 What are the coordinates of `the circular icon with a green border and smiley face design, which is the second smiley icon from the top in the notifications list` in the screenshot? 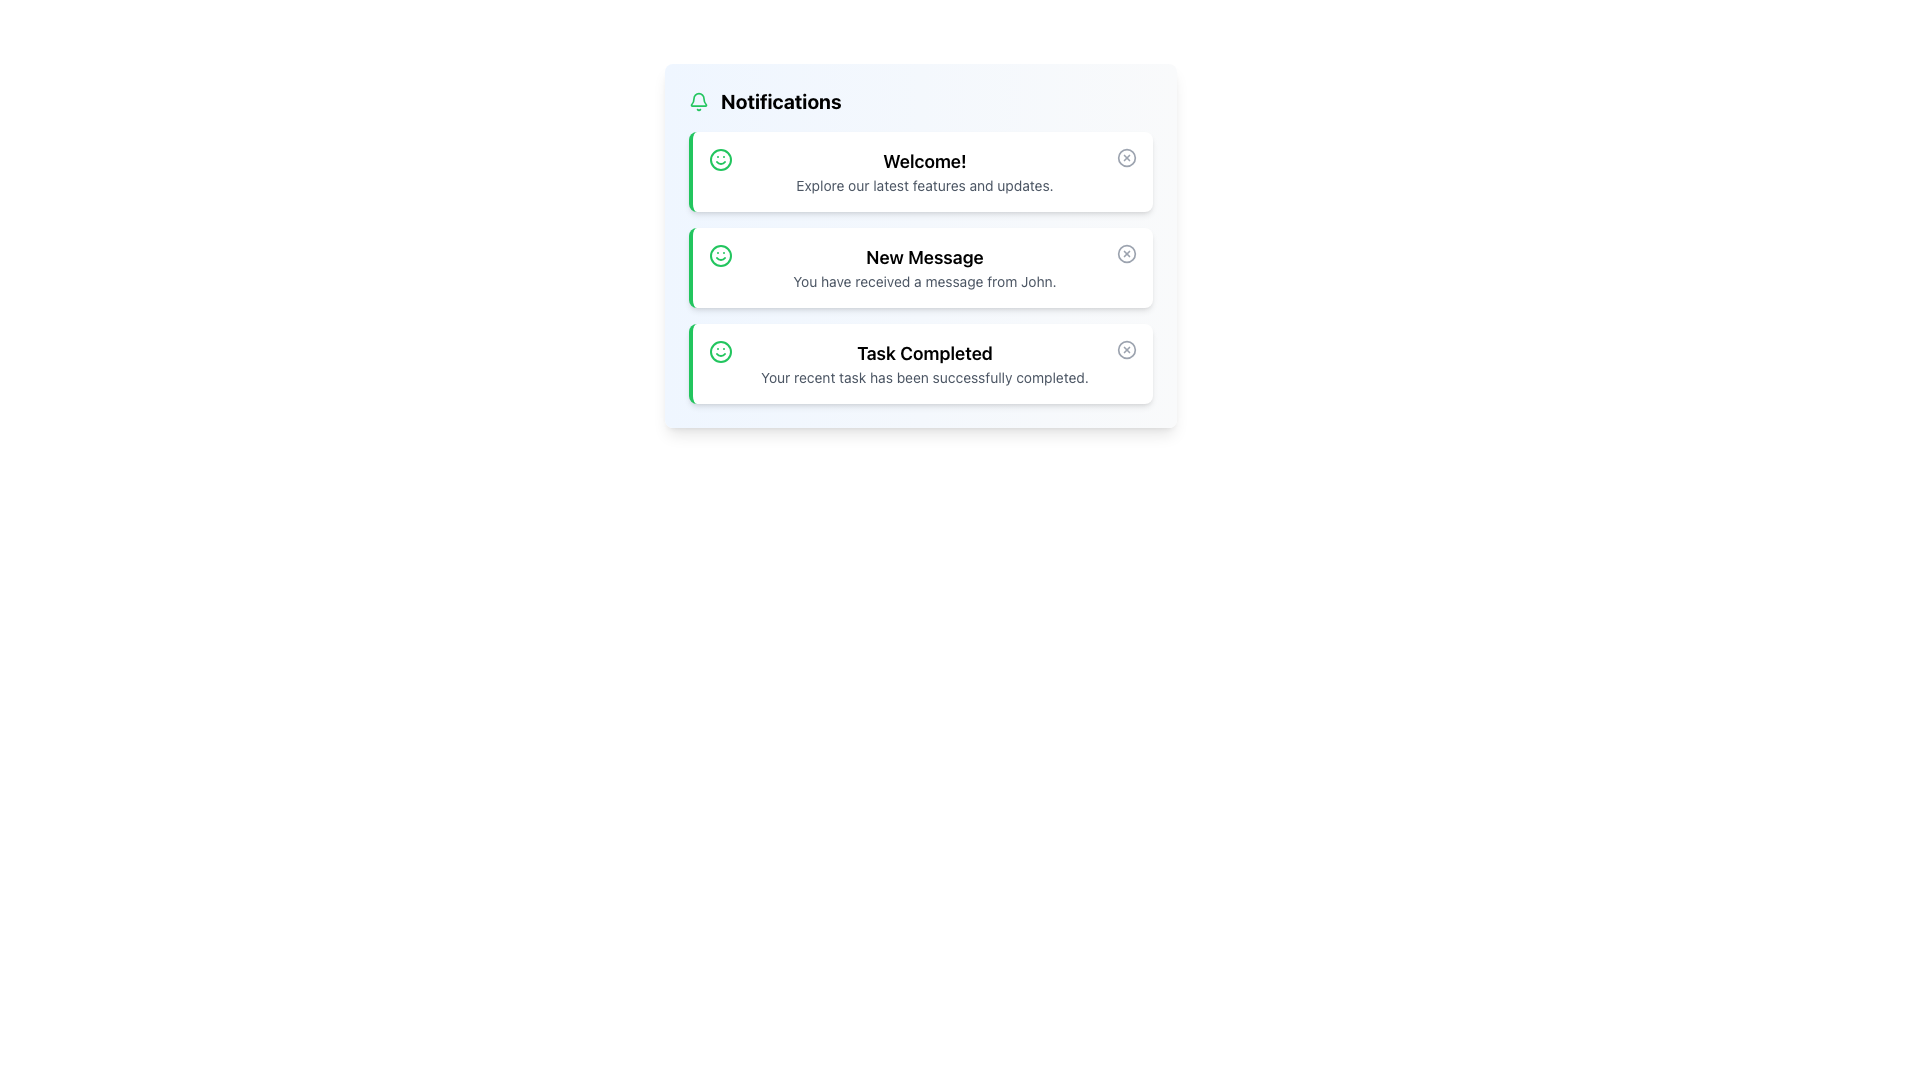 It's located at (720, 254).